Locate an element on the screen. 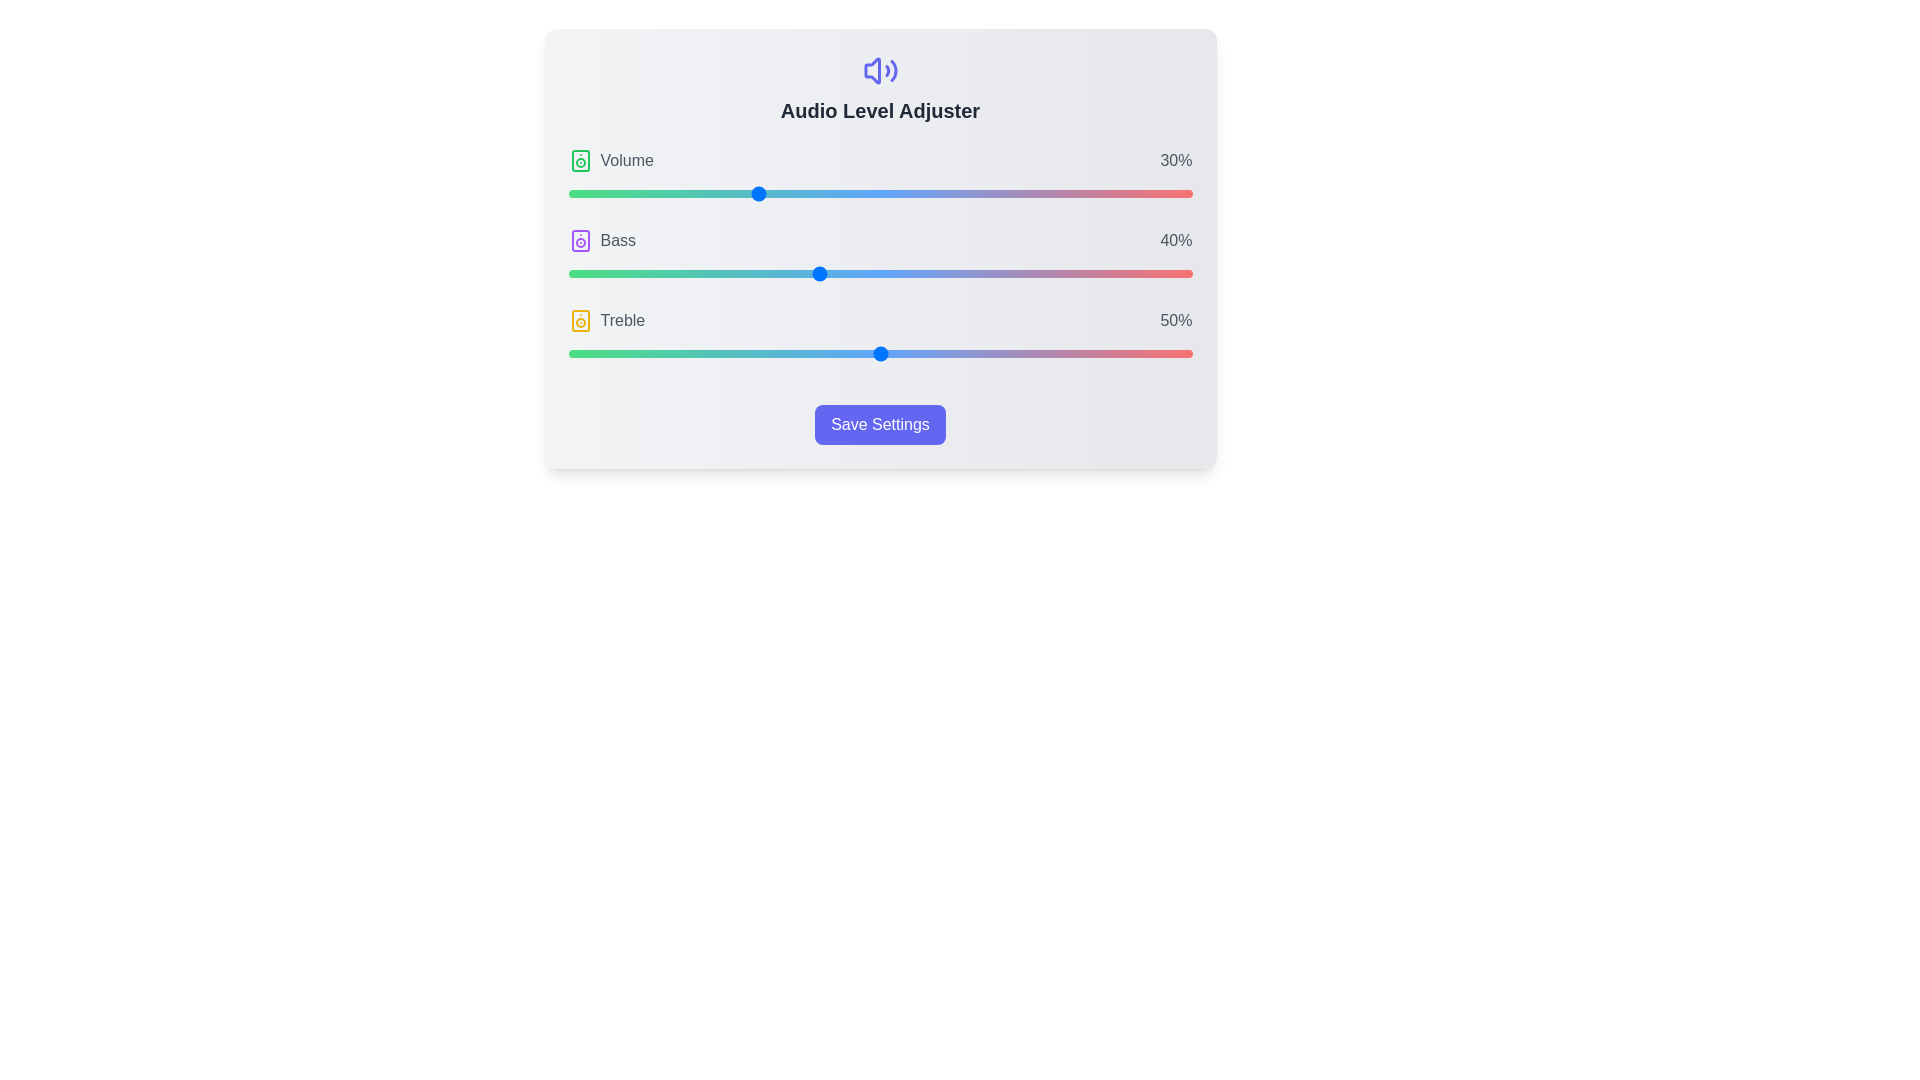 This screenshot has height=1080, width=1920. 'Save Settings' button to save the current audio settings is located at coordinates (880, 423).